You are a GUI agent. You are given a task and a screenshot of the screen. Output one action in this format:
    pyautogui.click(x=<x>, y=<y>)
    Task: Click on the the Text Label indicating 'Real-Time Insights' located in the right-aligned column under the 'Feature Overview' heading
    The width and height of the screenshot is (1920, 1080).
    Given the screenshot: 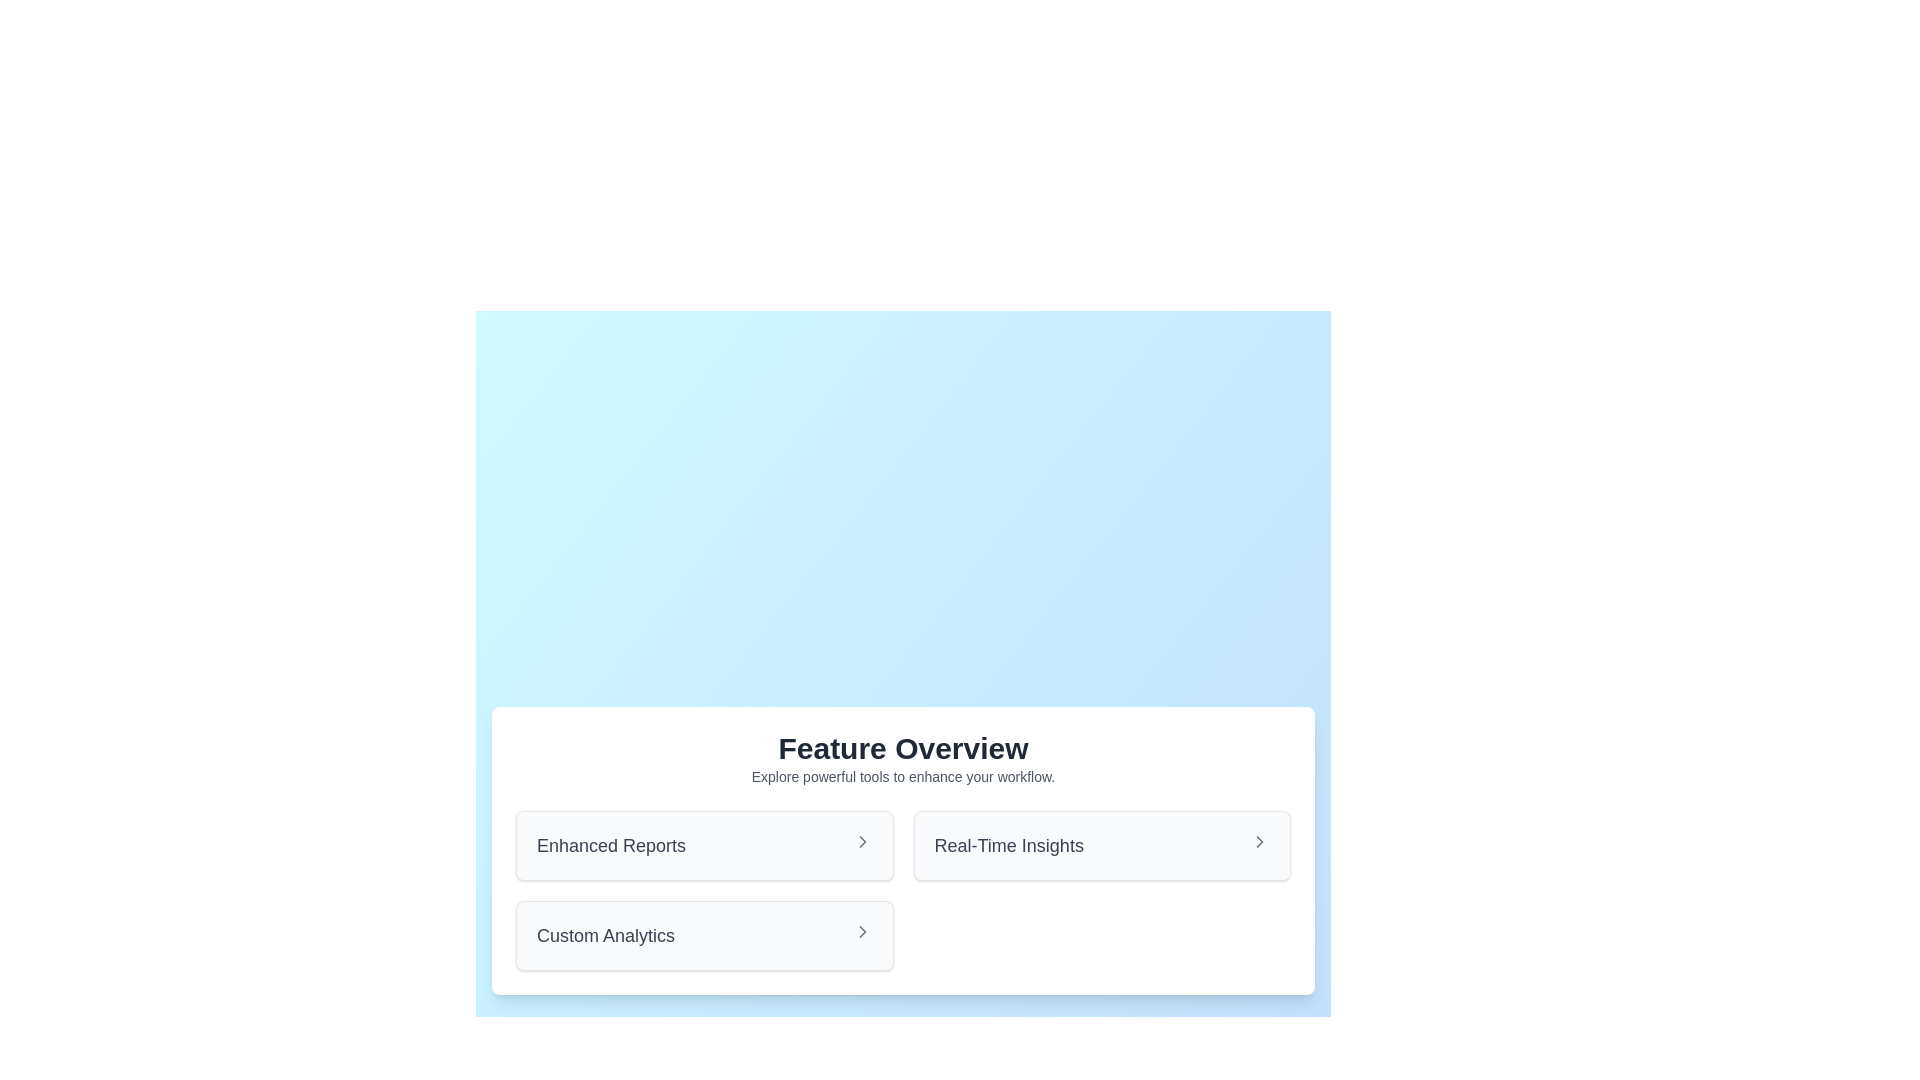 What is the action you would take?
    pyautogui.click(x=1009, y=845)
    